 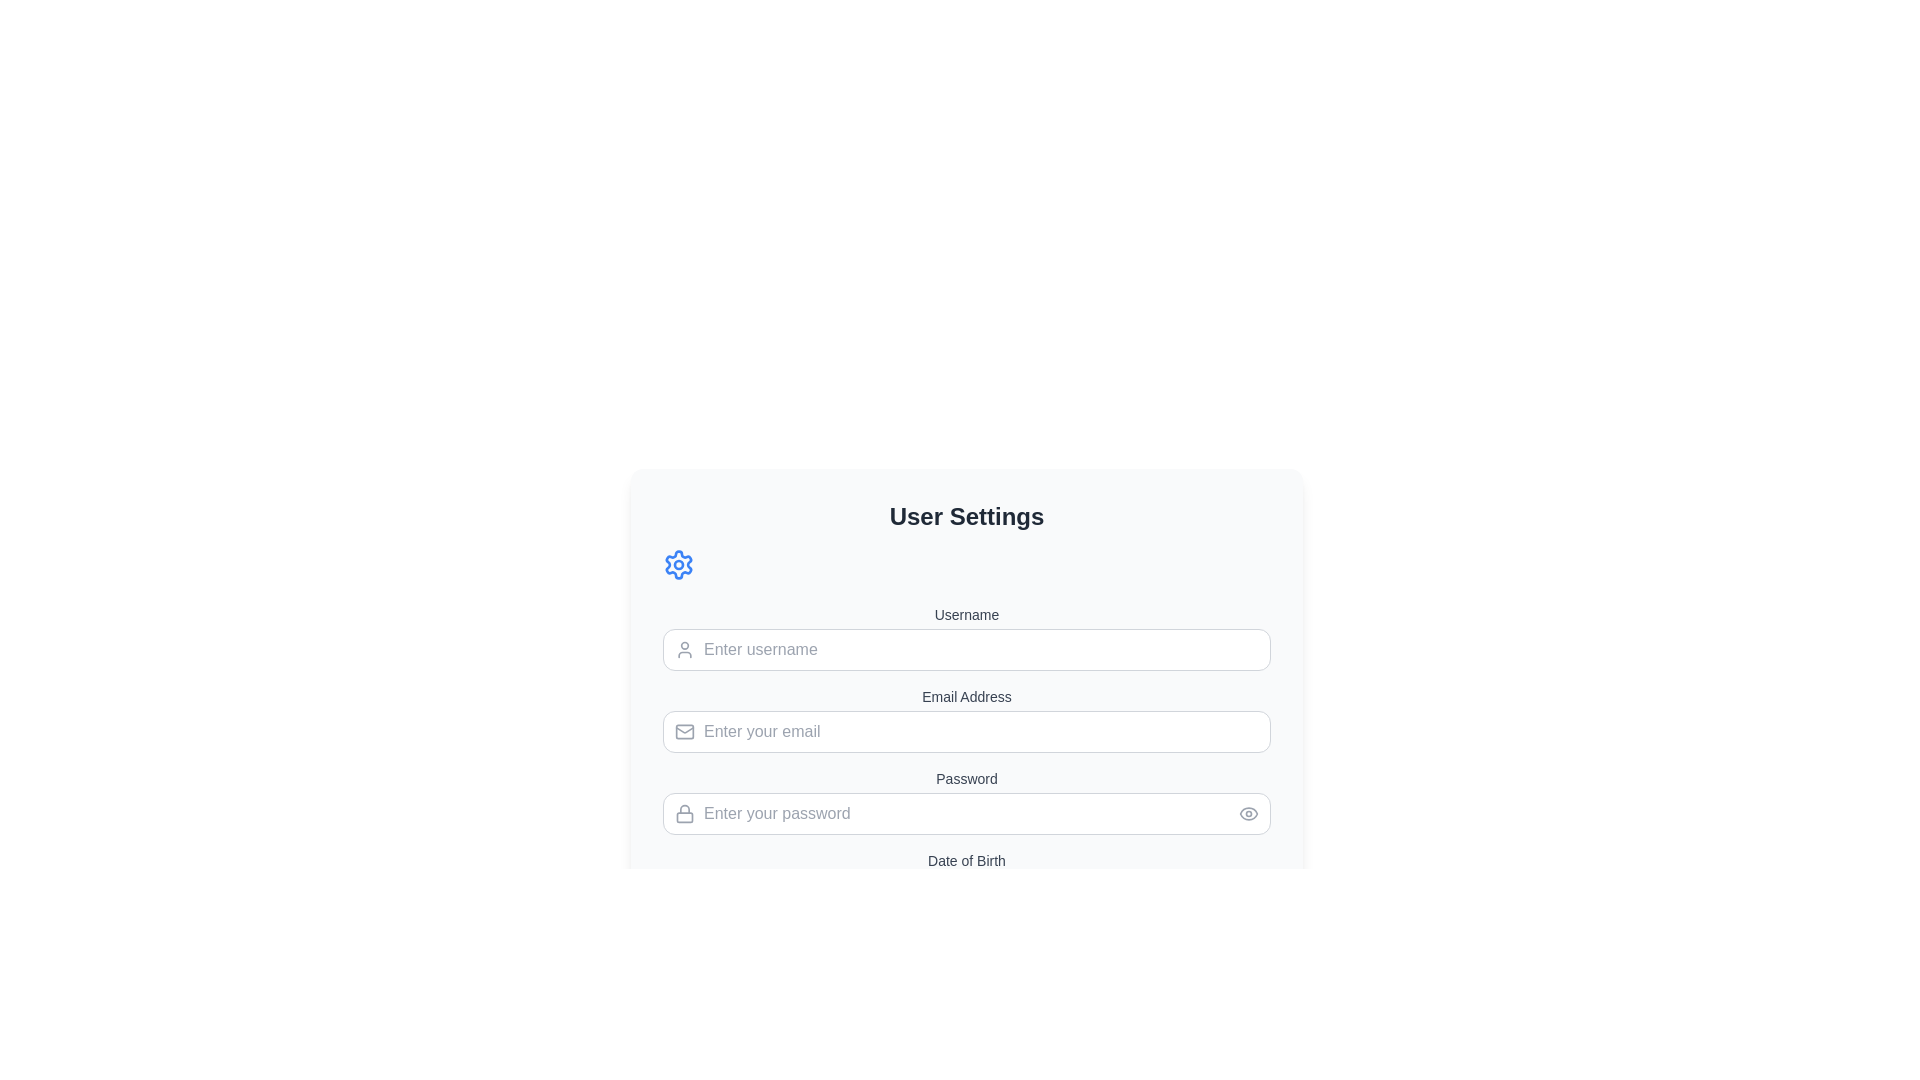 What do you see at coordinates (966, 859) in the screenshot?
I see `the text label indicating the date of birth input field, which is positioned just above the date picker input field in the form layout` at bounding box center [966, 859].